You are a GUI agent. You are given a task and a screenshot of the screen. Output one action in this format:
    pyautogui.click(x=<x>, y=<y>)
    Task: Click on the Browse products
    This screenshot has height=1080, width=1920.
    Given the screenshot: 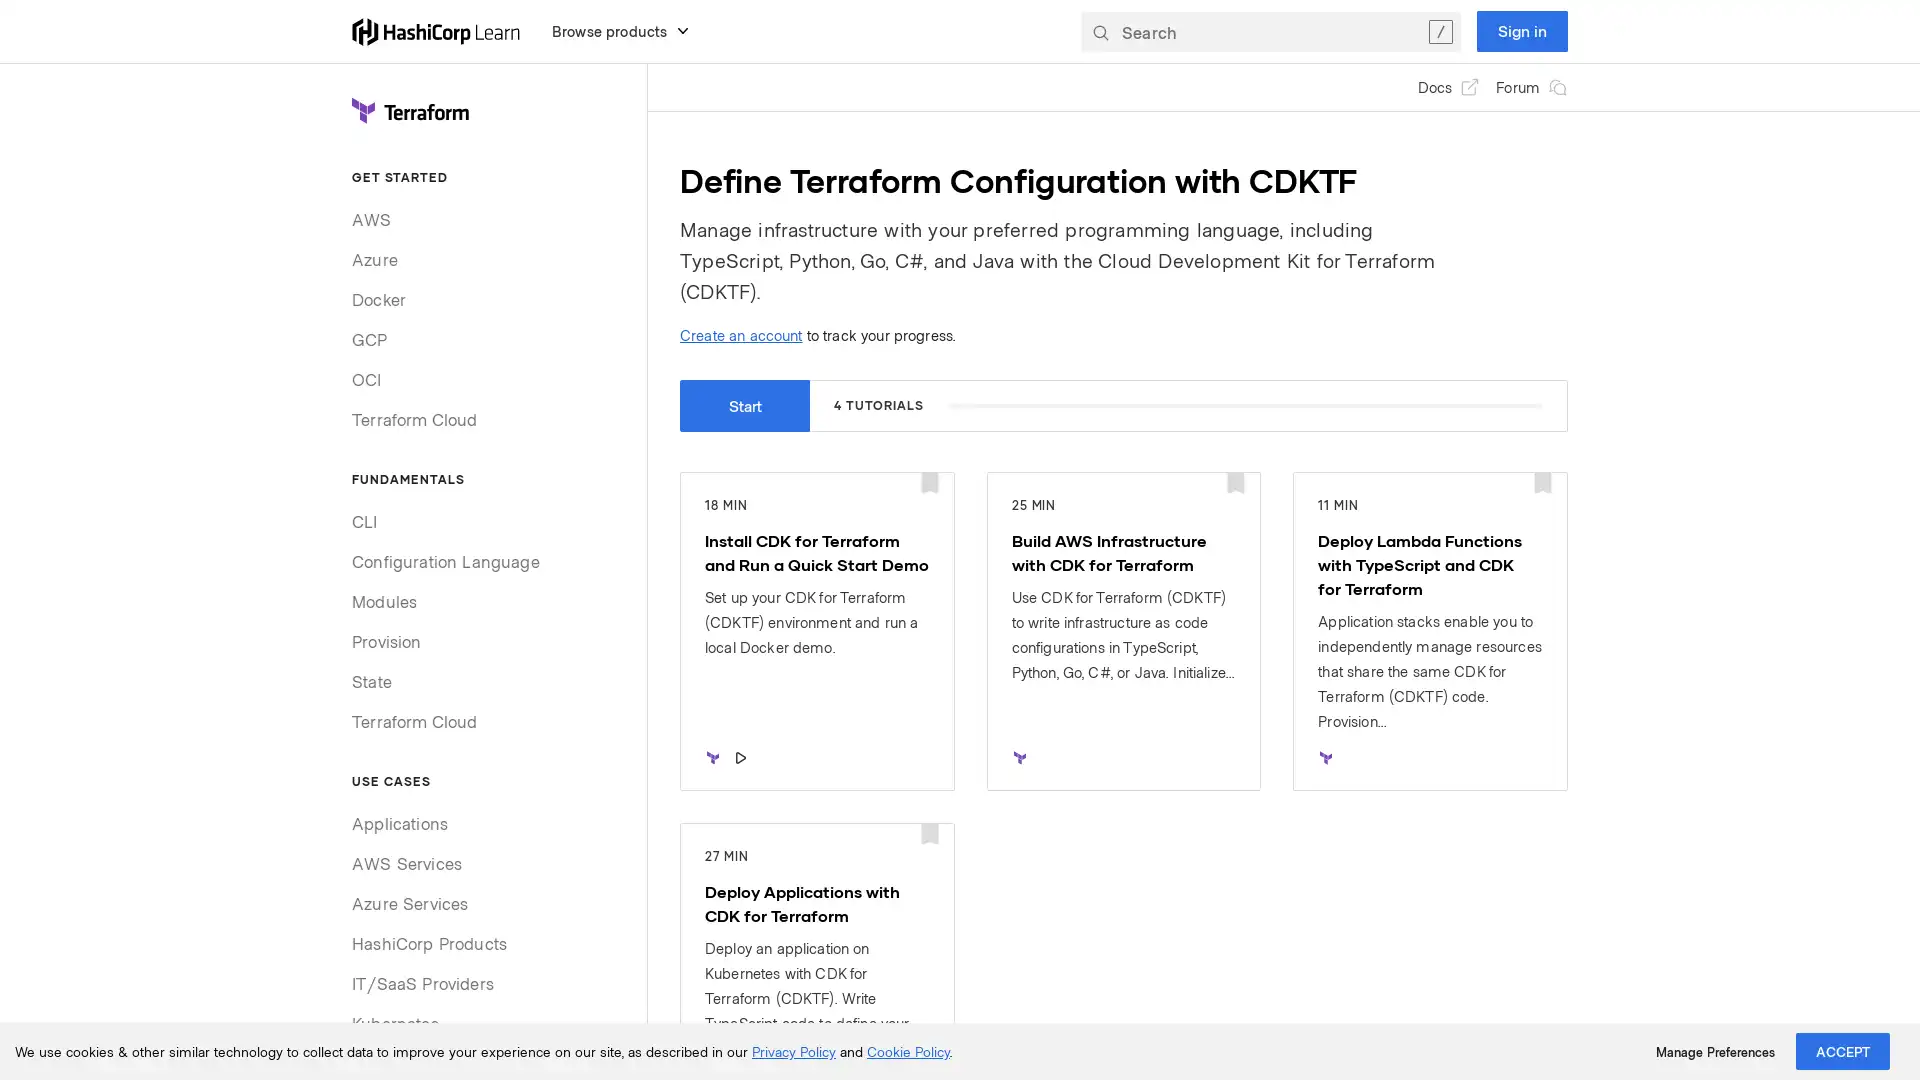 What is the action you would take?
    pyautogui.click(x=620, y=30)
    